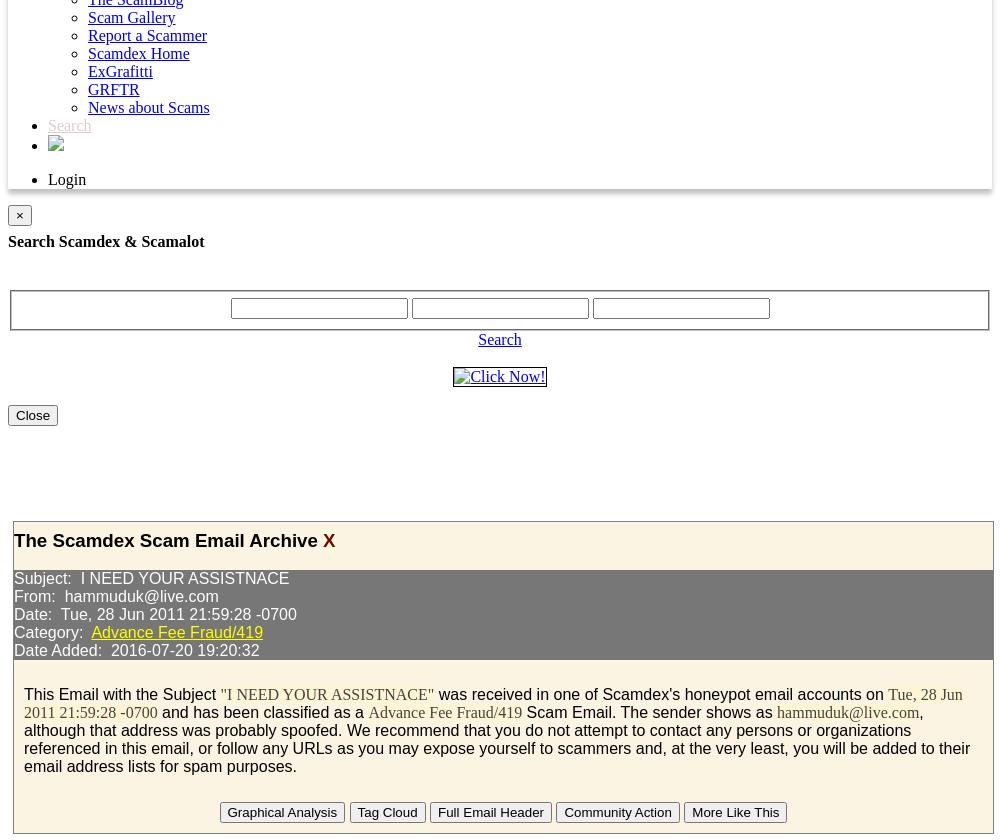 This screenshot has width=1000, height=840. I want to click on 'Graphical Analysis', so click(282, 812).